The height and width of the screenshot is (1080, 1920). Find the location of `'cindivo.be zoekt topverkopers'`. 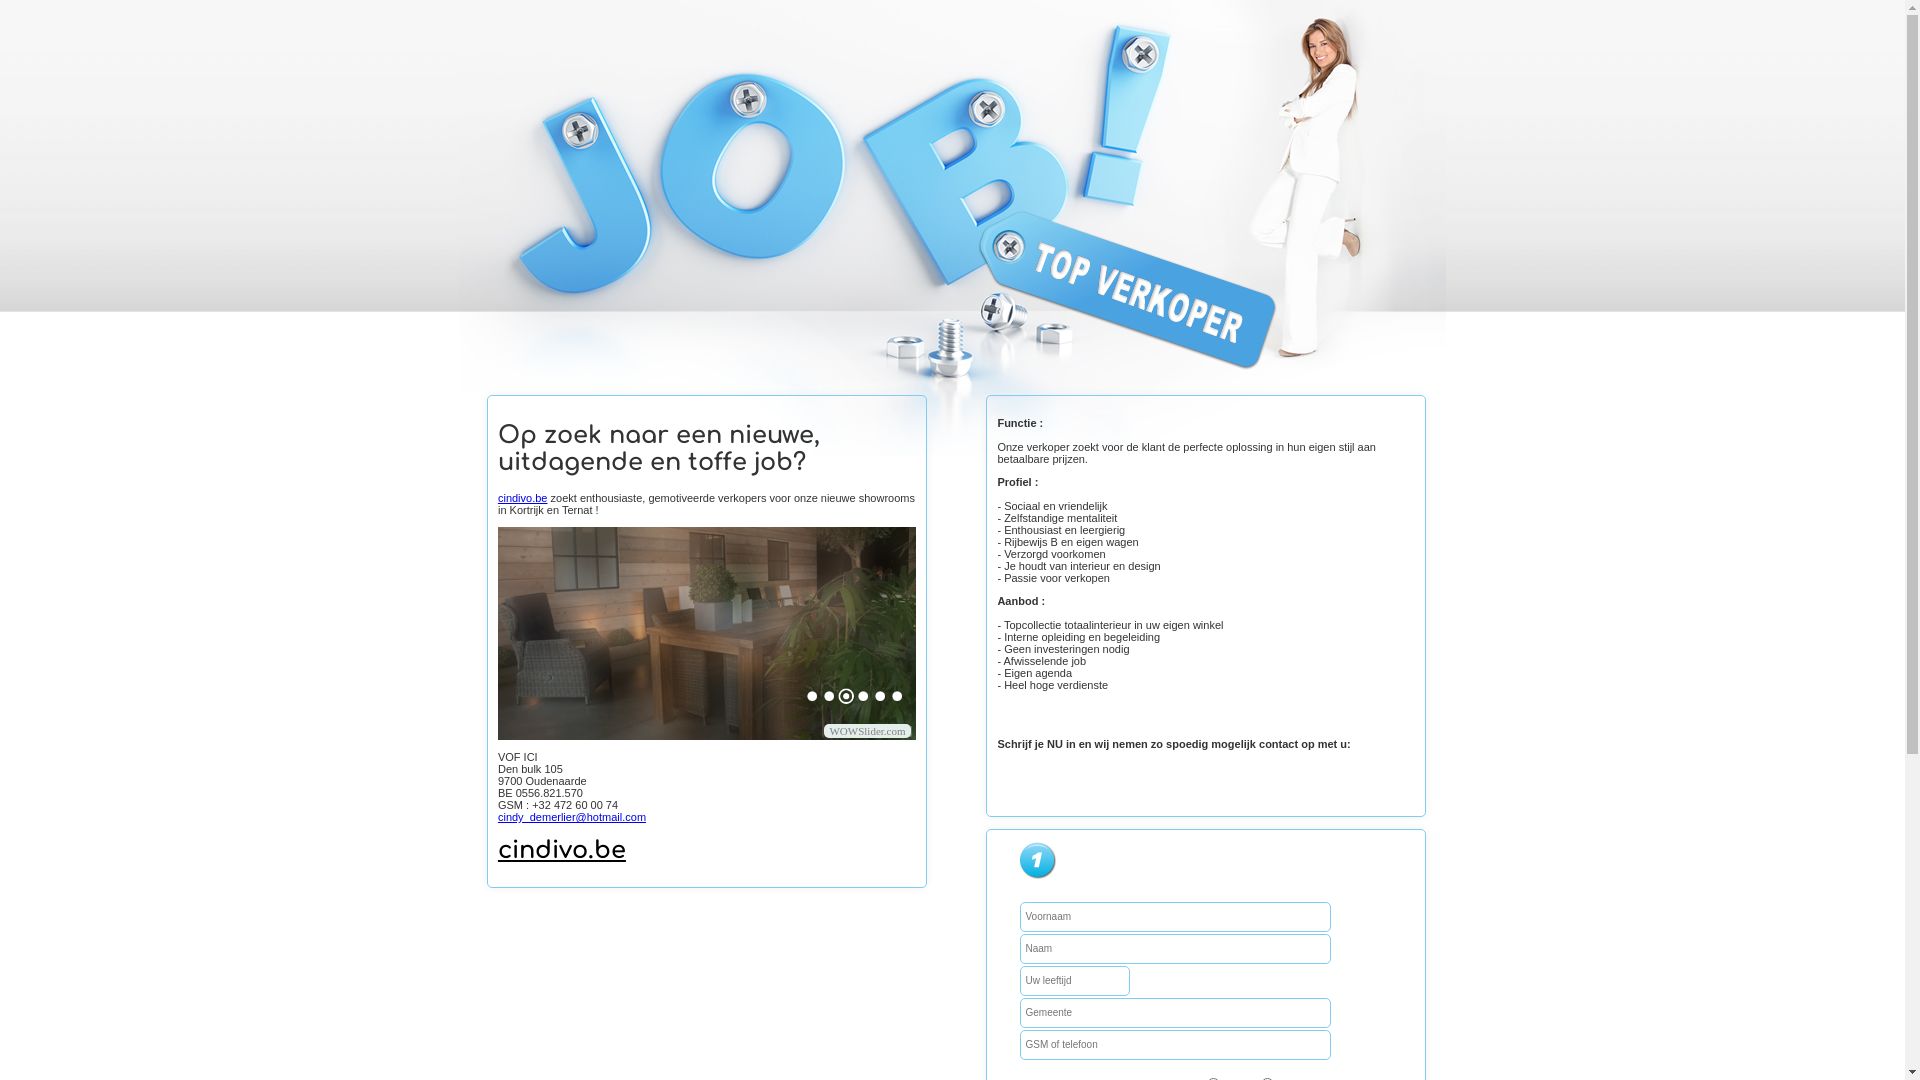

'cindivo.be zoekt topverkopers' is located at coordinates (706, 633).